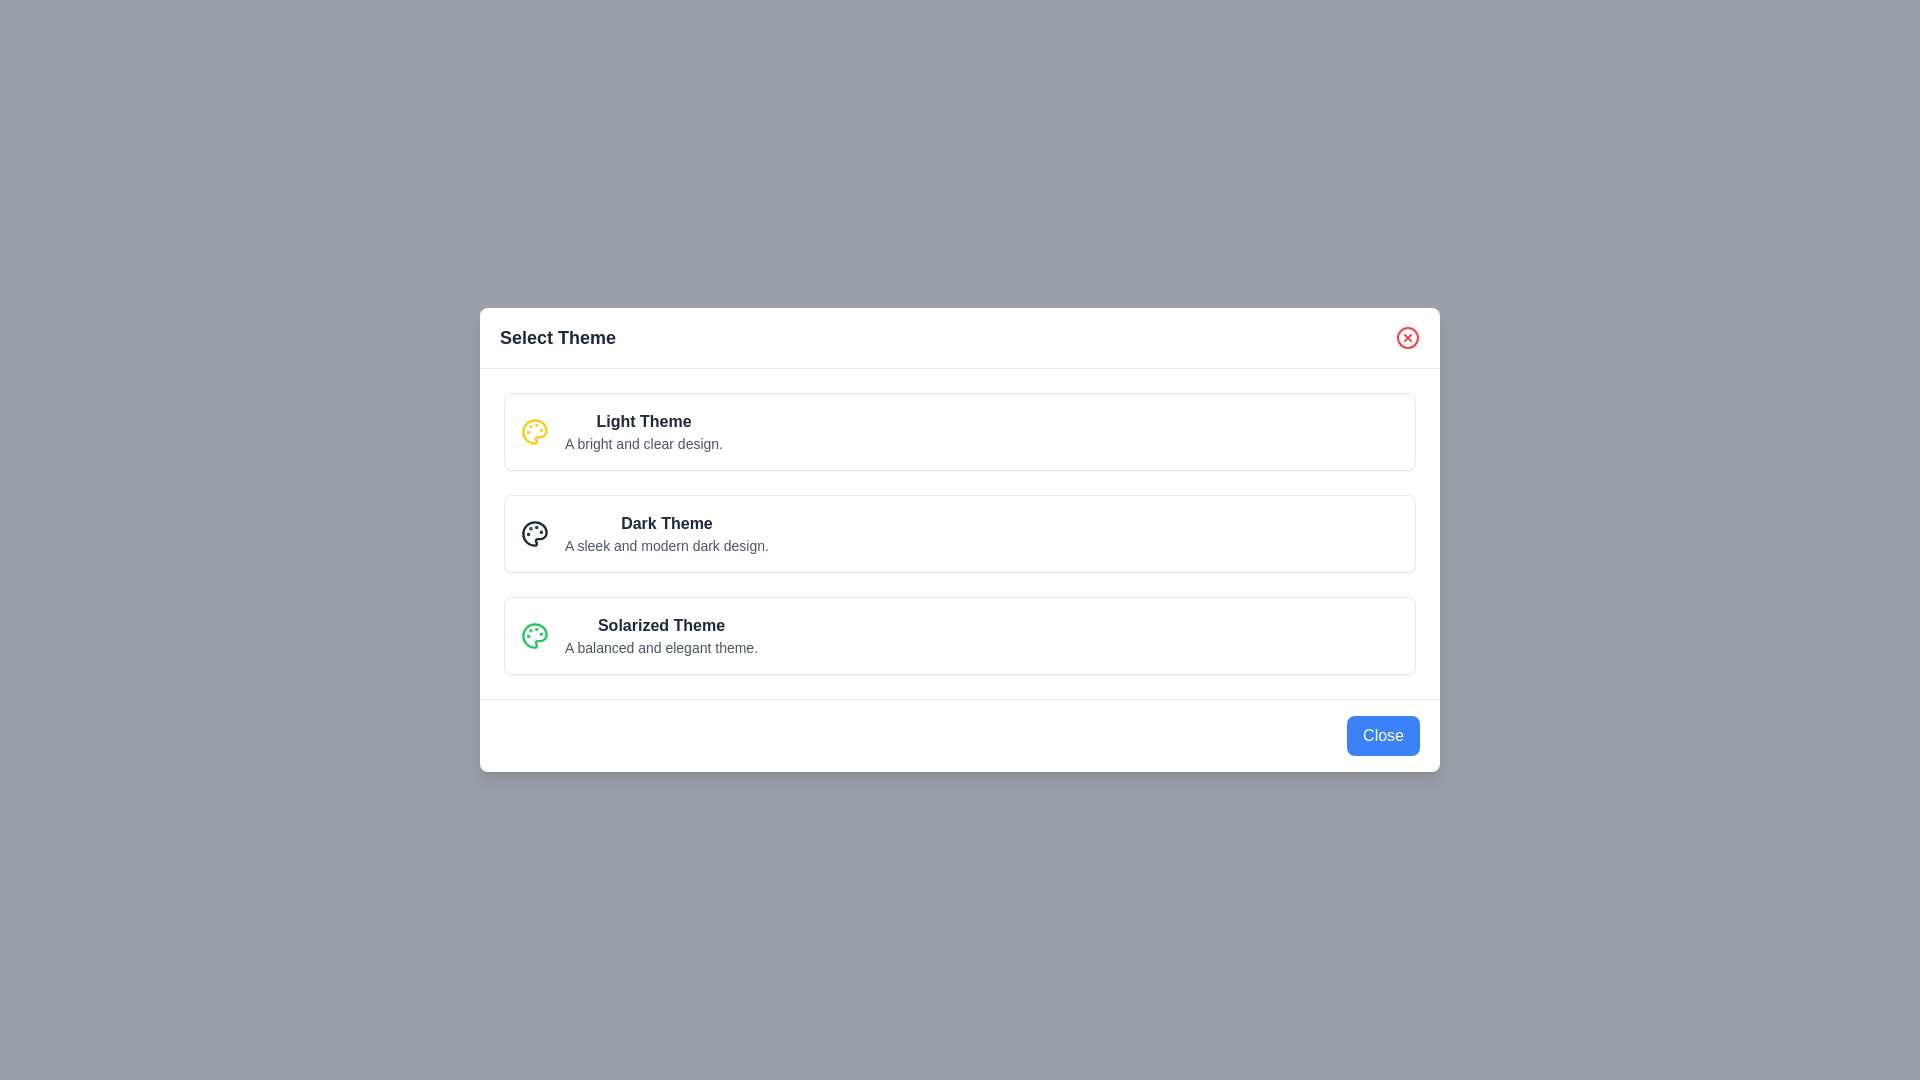 This screenshot has height=1080, width=1920. What do you see at coordinates (1381, 736) in the screenshot?
I see `the 'Close' button to close the dialog` at bounding box center [1381, 736].